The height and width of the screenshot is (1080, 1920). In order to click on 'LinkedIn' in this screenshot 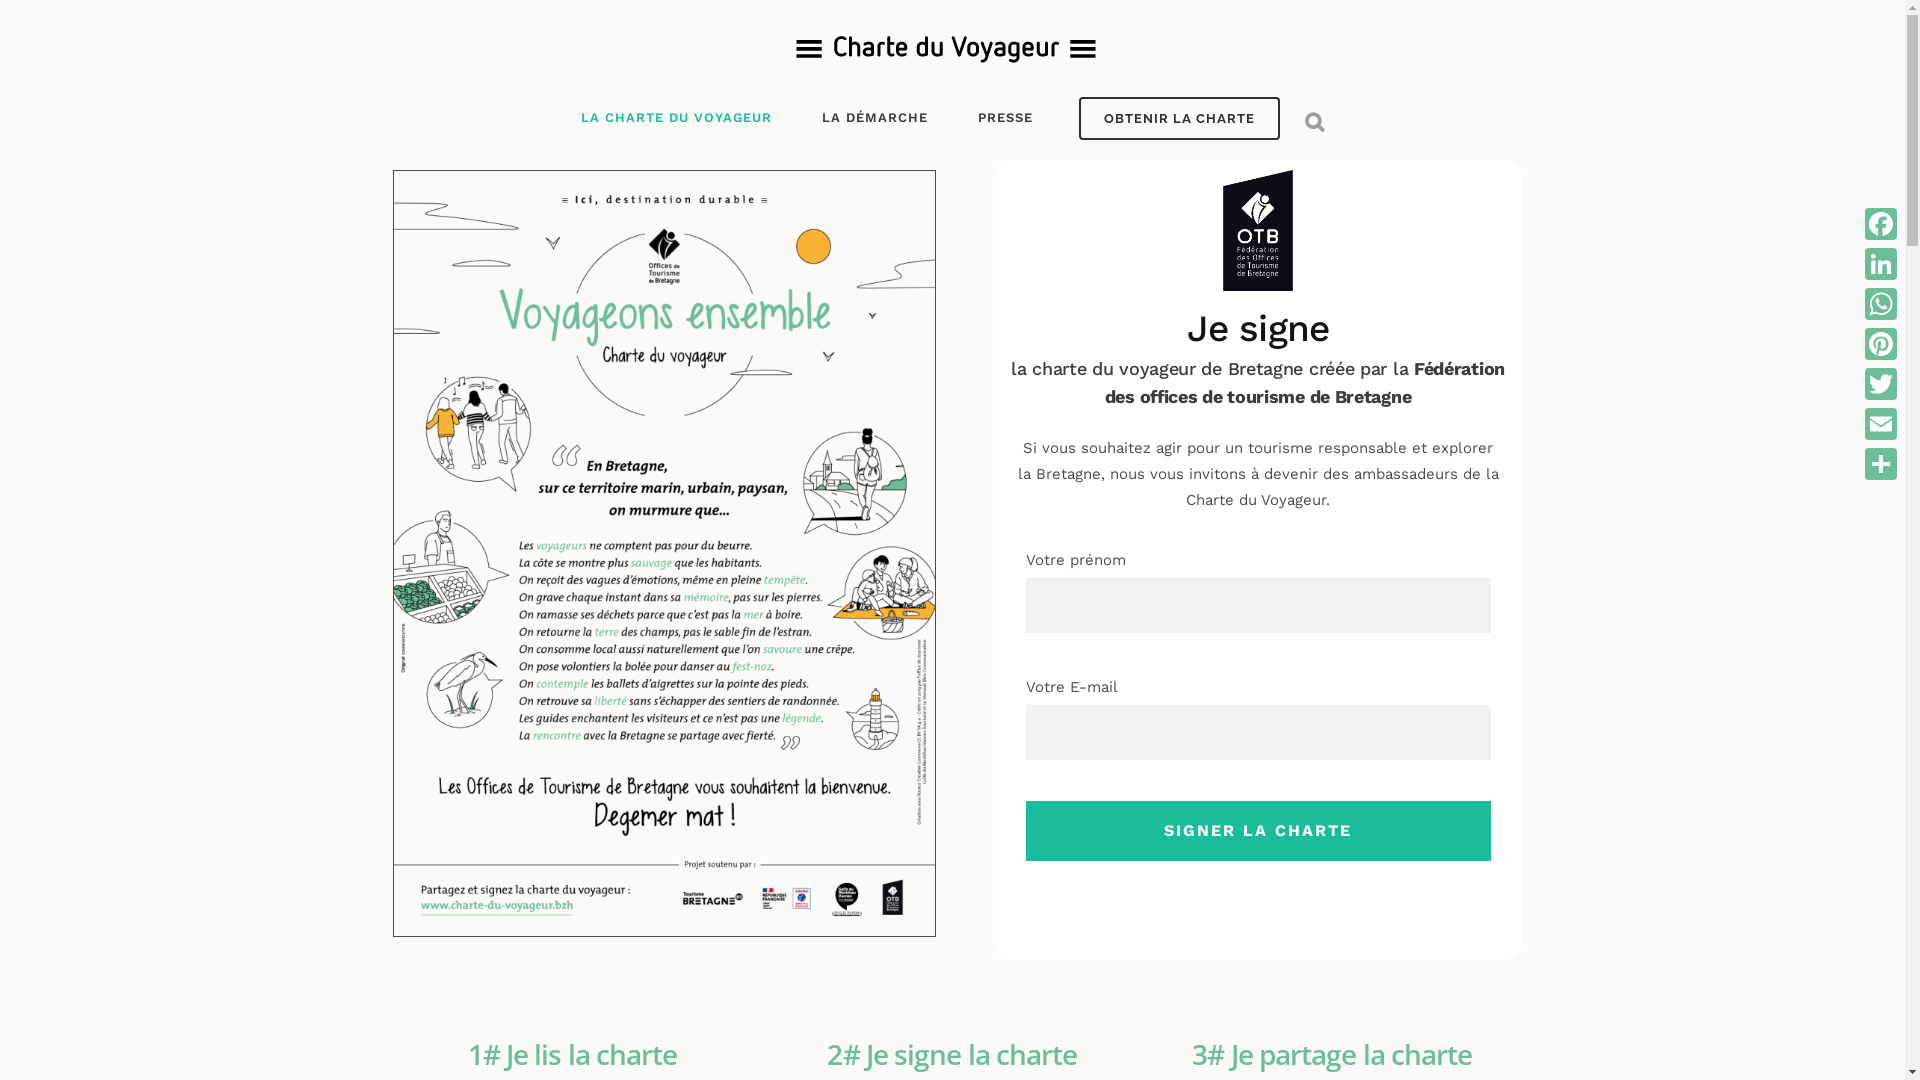, I will do `click(1880, 262)`.